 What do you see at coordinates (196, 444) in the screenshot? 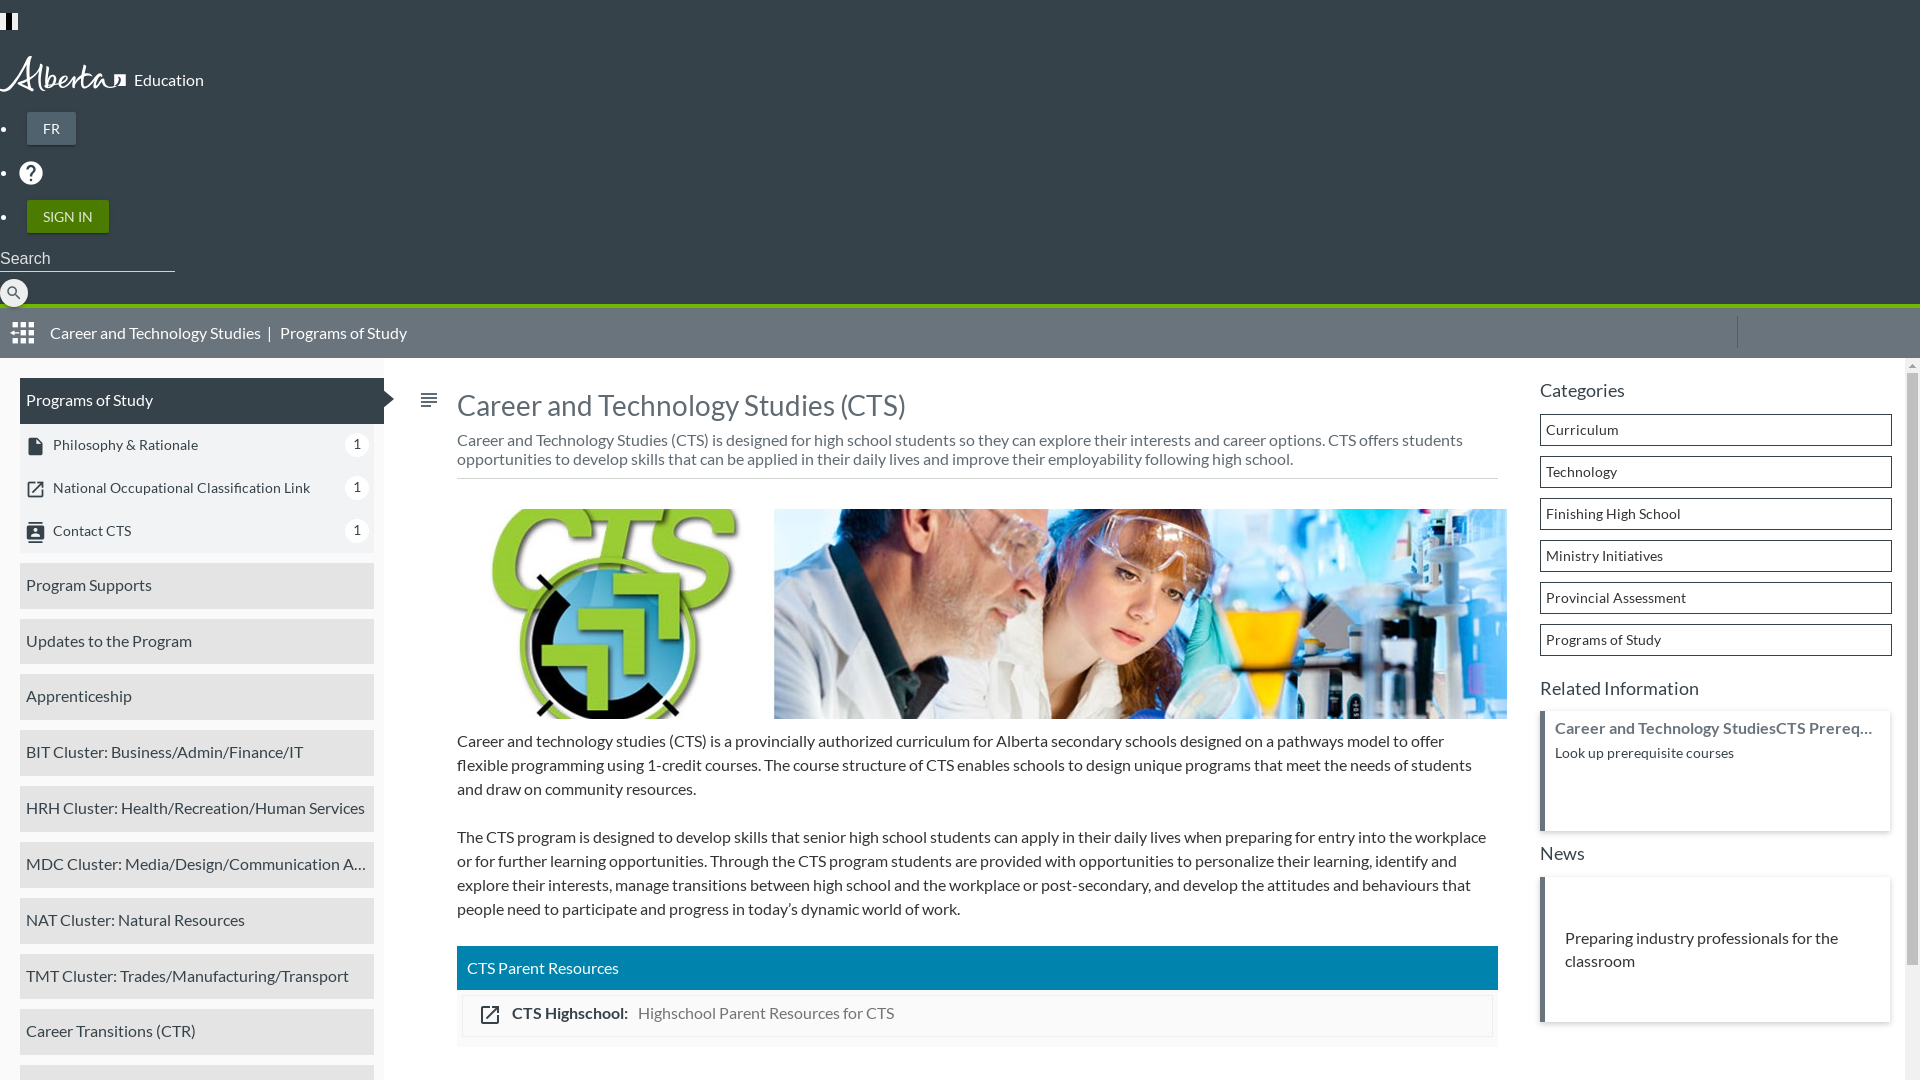
I see `'insert_drive_file Philosophy & Rationale` at bounding box center [196, 444].